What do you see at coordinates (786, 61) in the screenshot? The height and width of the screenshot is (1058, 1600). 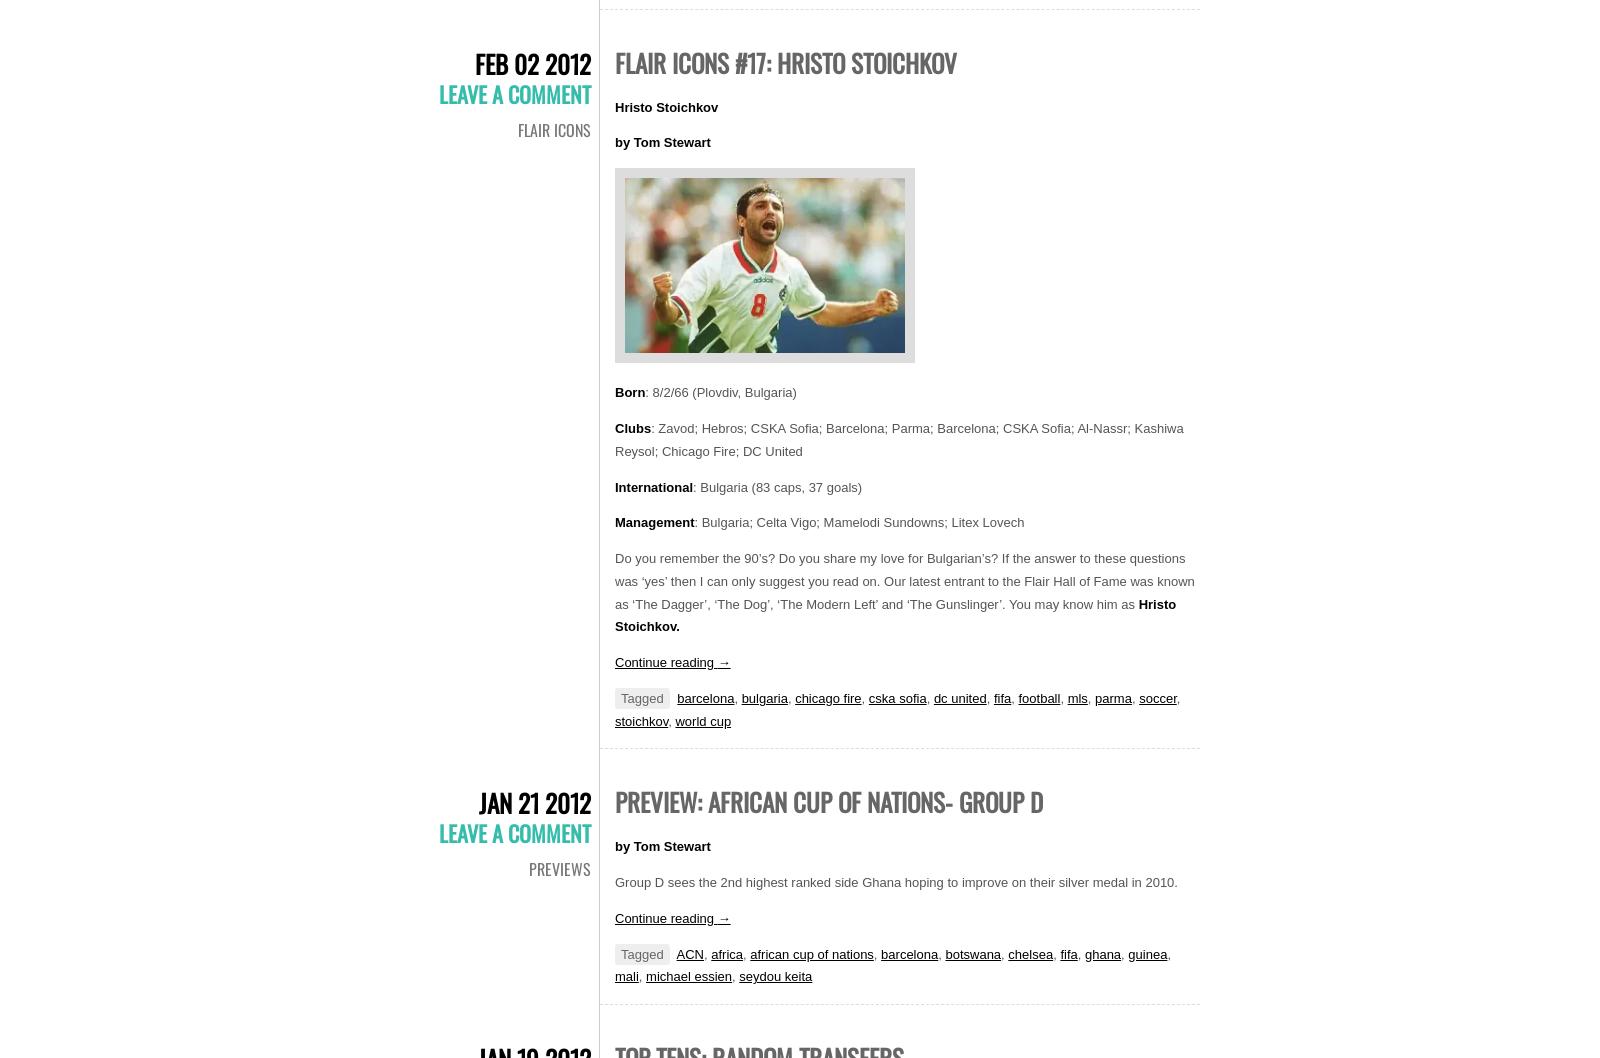 I see `'Flair Icons #17: Hristo Stoichkov'` at bounding box center [786, 61].